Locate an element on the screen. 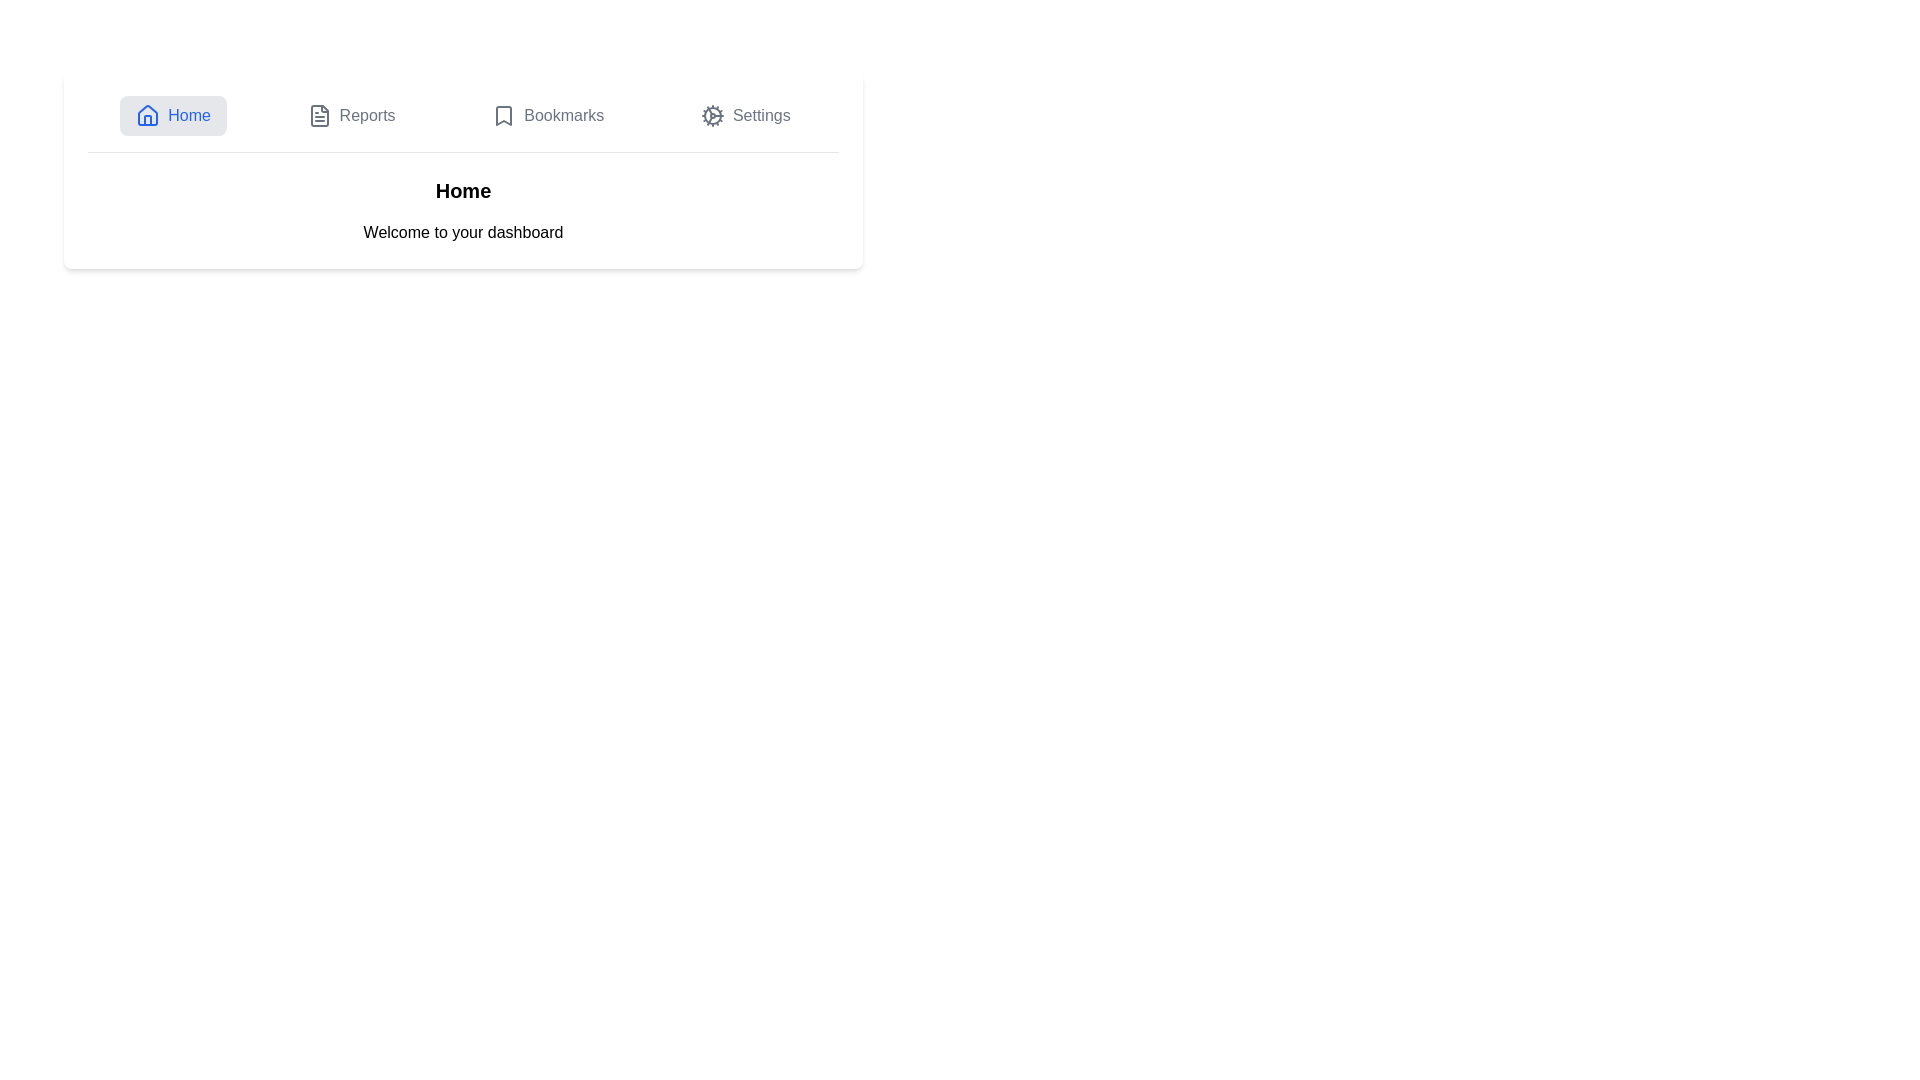  the file icon in the navigation bar, which is a gray outlined document icon located between the 'Home' and 'Bookmarks' icons is located at coordinates (318, 115).